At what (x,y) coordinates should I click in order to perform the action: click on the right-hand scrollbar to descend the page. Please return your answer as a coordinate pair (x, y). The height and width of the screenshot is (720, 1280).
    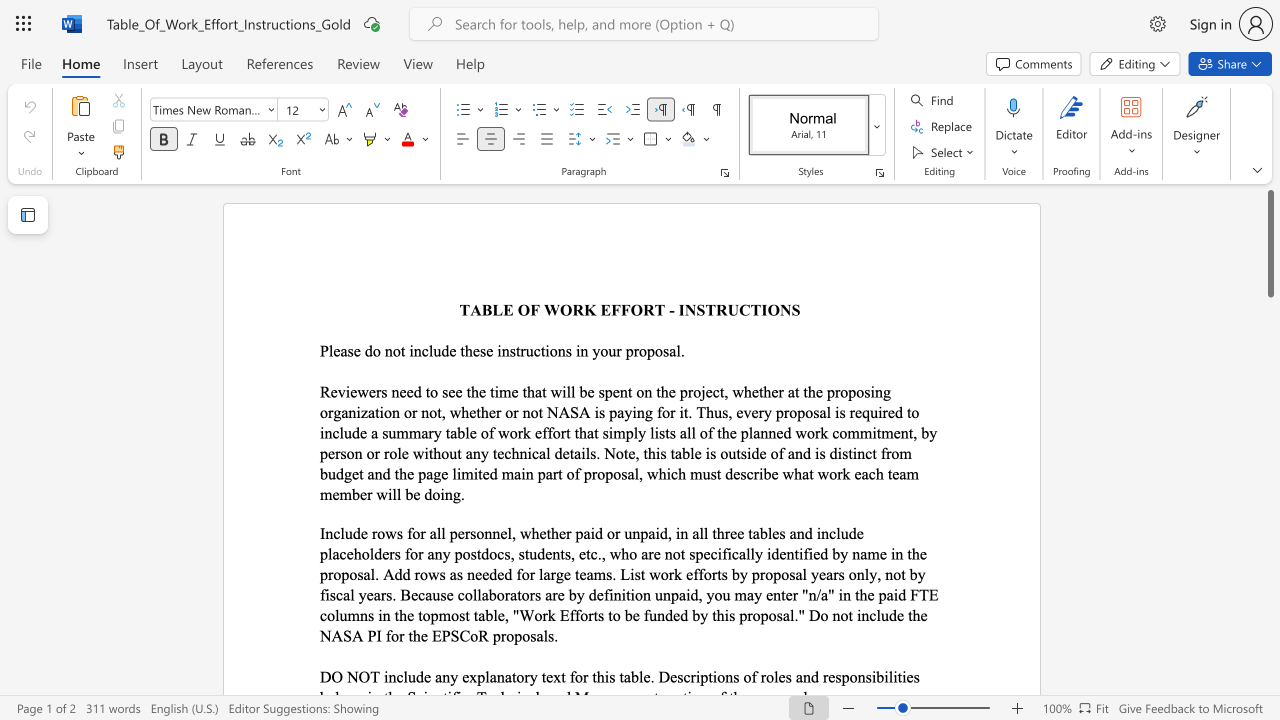
    Looking at the image, I should click on (1269, 470).